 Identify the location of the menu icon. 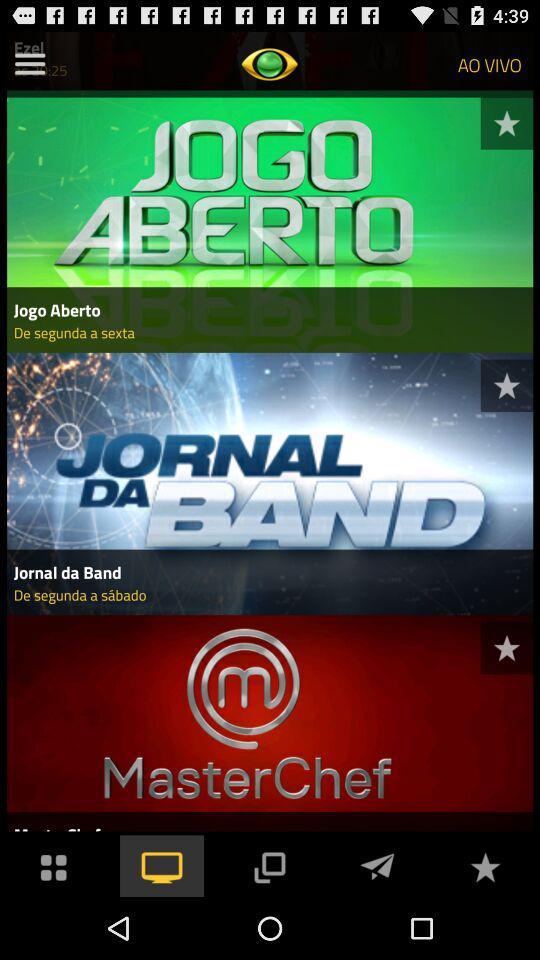
(29, 68).